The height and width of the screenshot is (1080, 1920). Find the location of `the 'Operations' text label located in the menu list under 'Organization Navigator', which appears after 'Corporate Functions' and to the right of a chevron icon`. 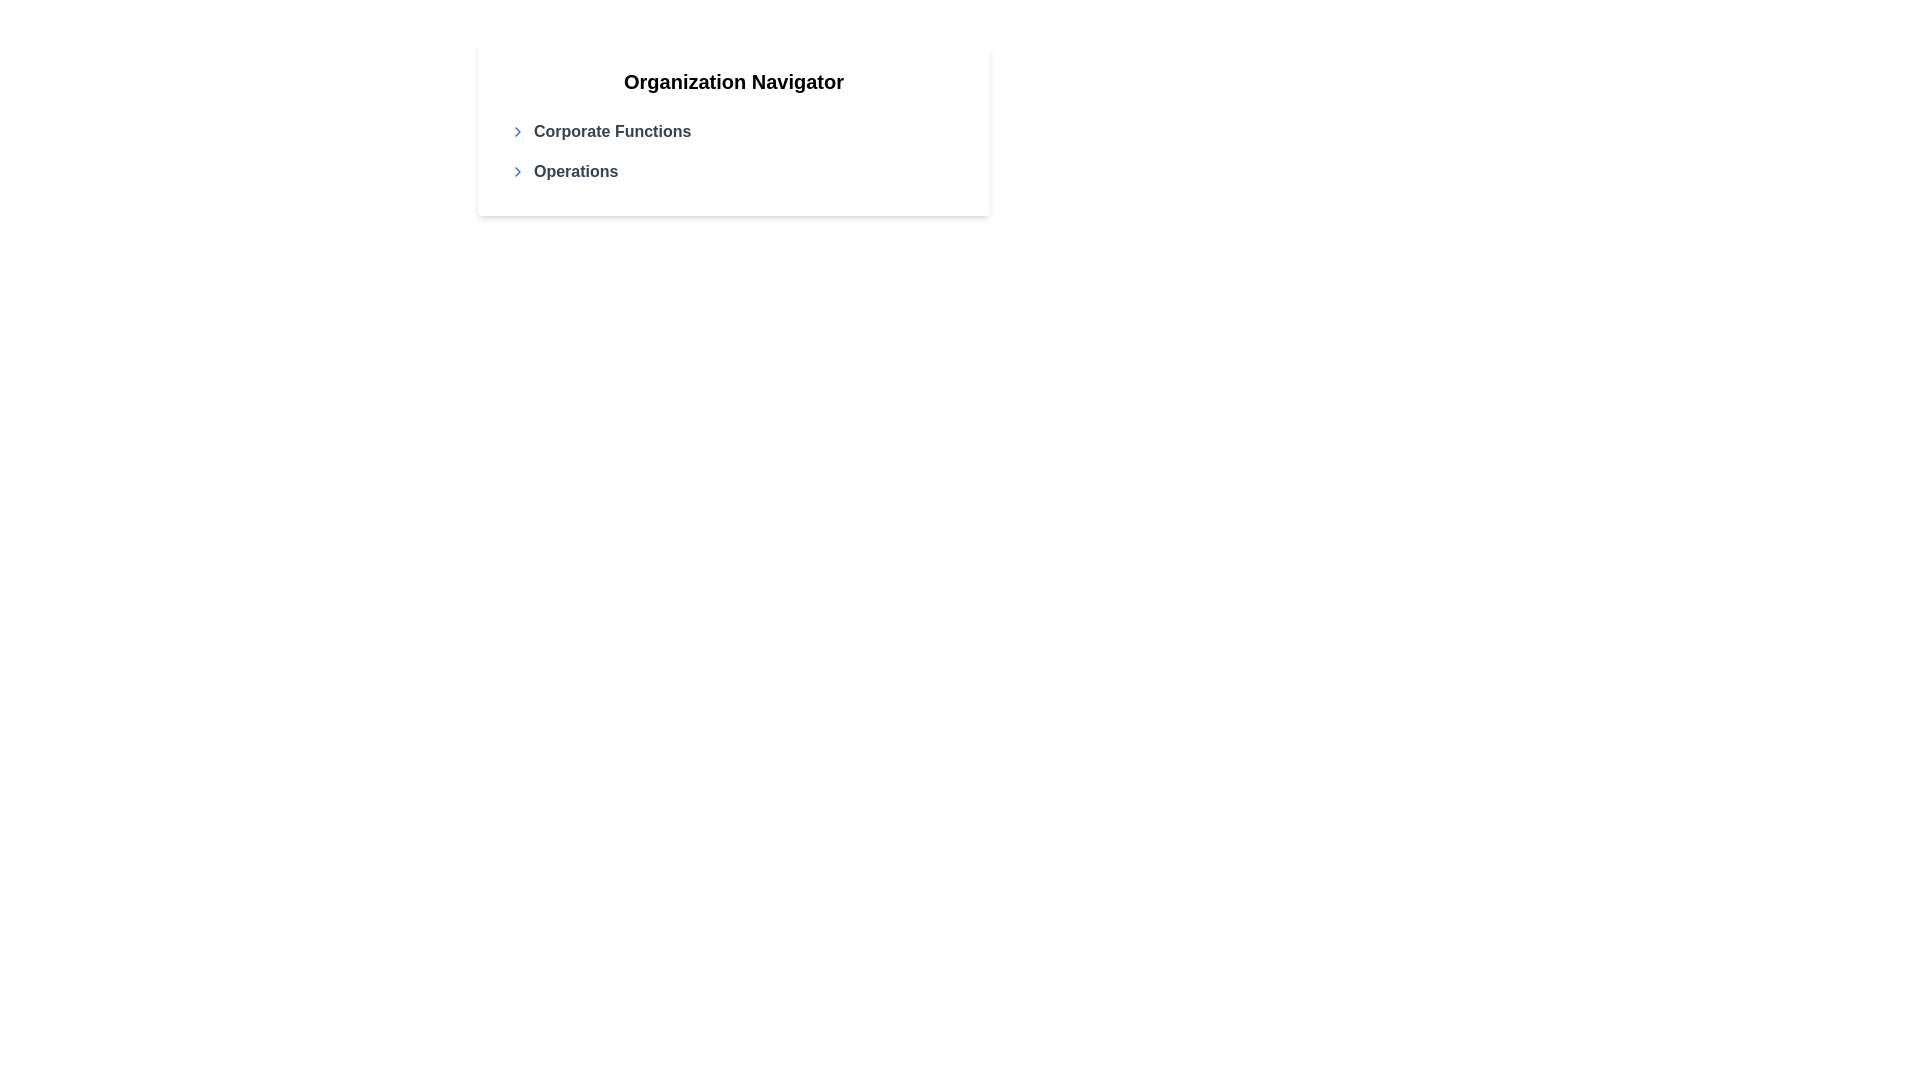

the 'Operations' text label located in the menu list under 'Organization Navigator', which appears after 'Corporate Functions' and to the right of a chevron icon is located at coordinates (575, 171).